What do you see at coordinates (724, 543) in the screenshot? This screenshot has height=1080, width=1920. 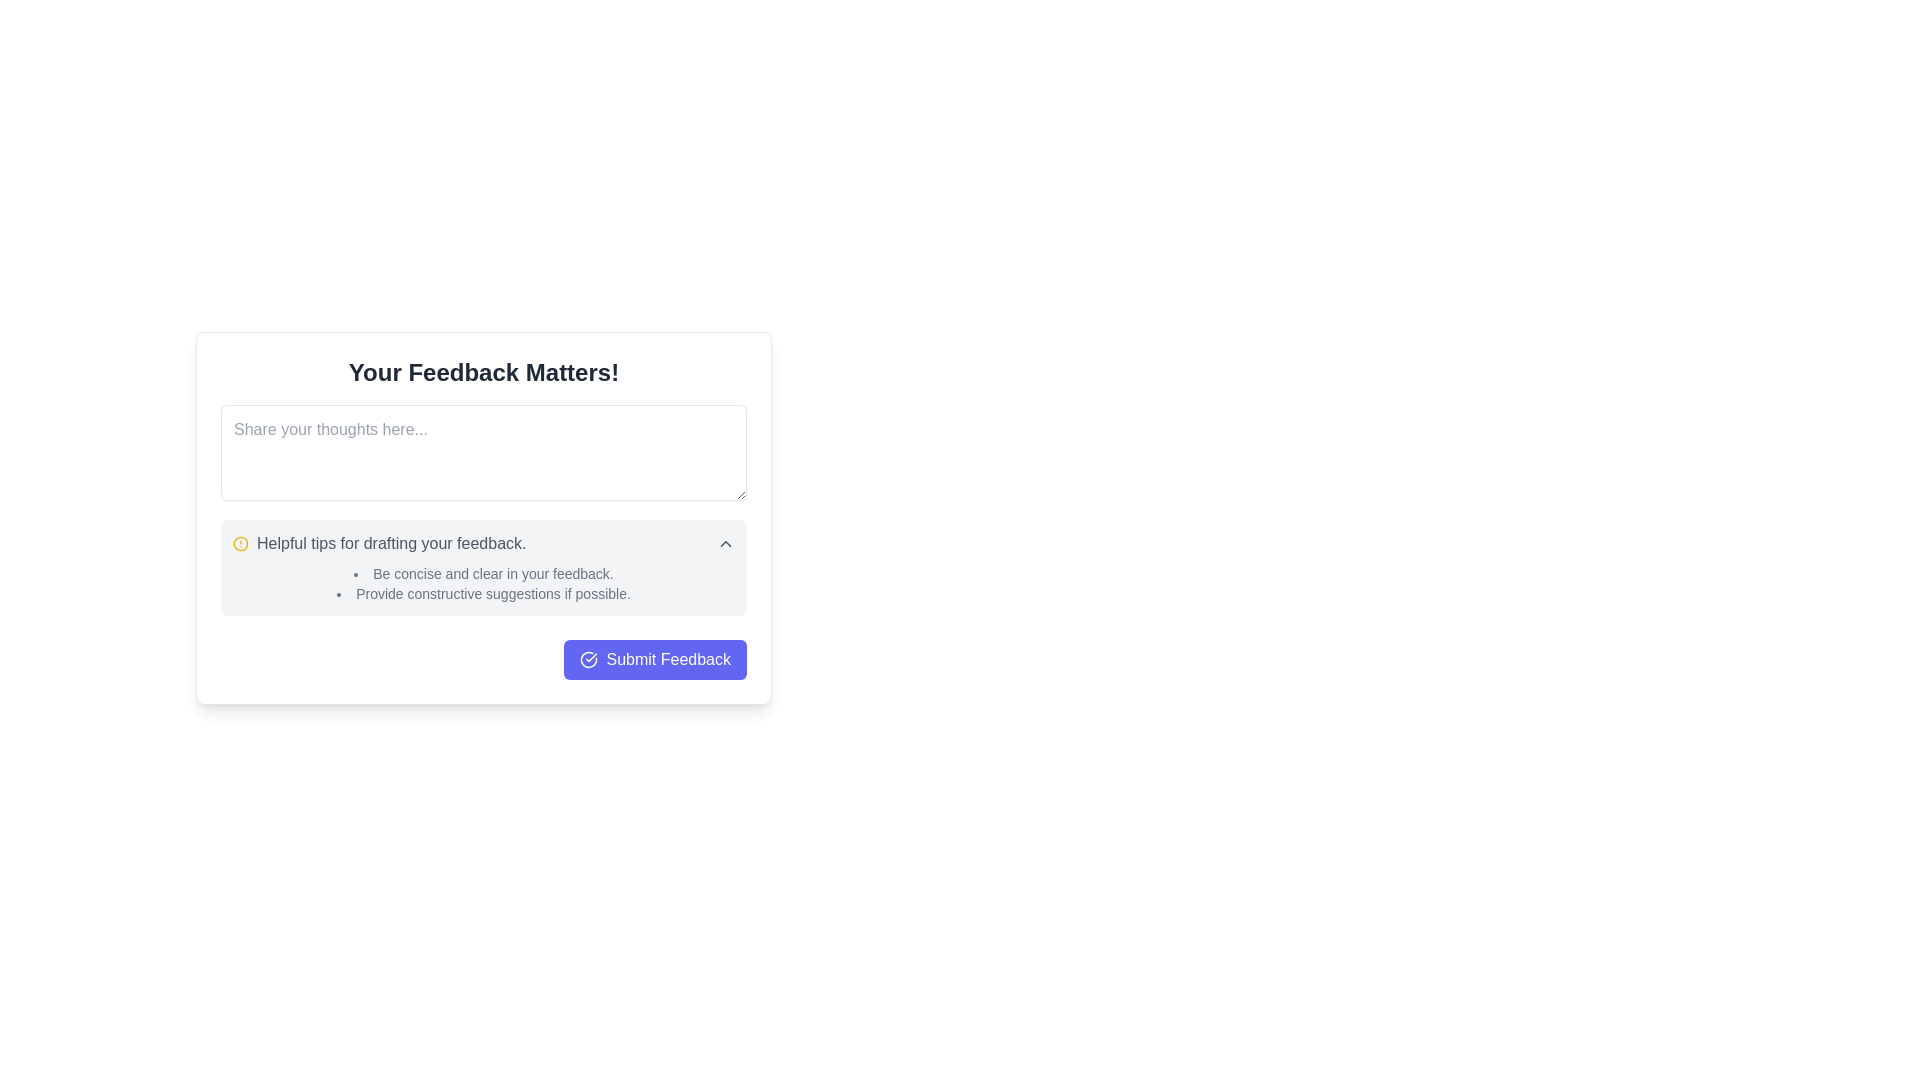 I see `the upward-pointing chevron arrow button, which is gray and located to the right of the text 'Helpful tips for drafting your feedback.'` at bounding box center [724, 543].